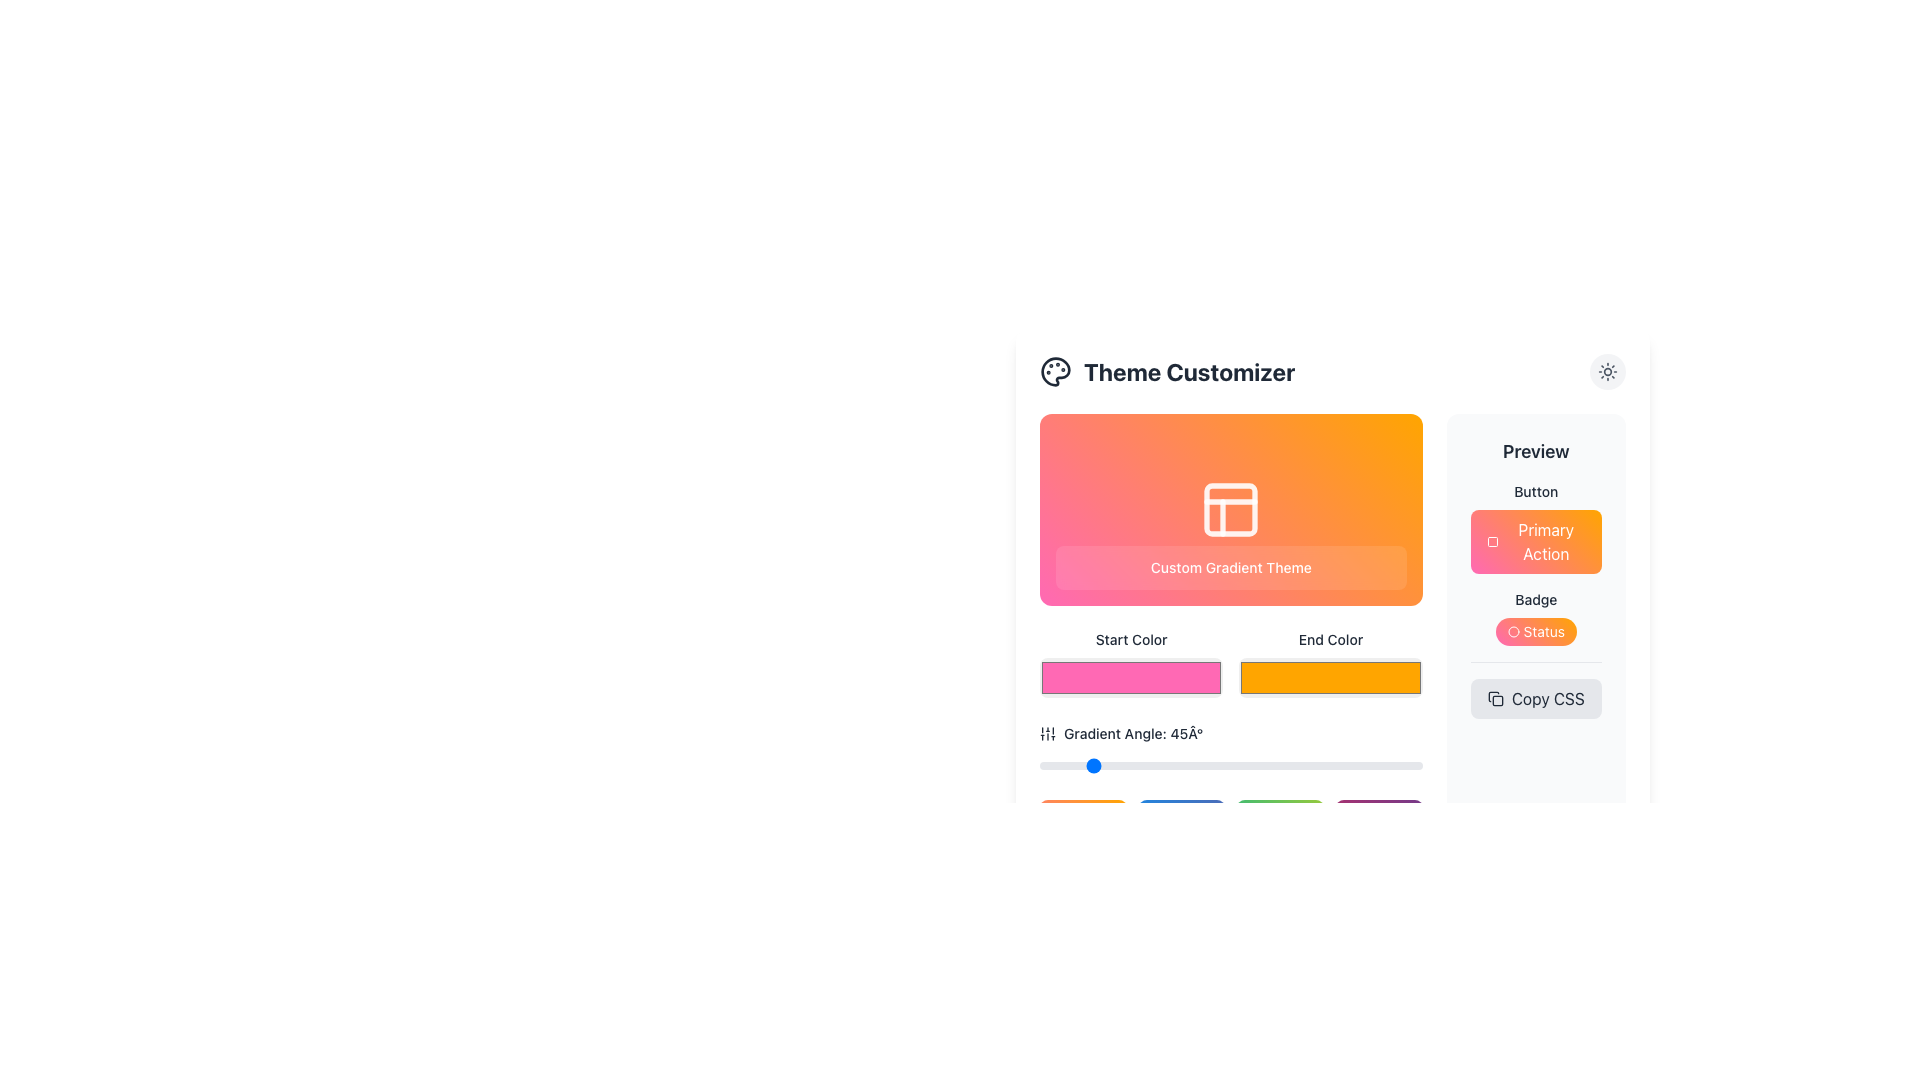 The width and height of the screenshot is (1920, 1080). What do you see at coordinates (1131, 664) in the screenshot?
I see `the color input field that allows users to pick or input a start color for a gradient` at bounding box center [1131, 664].